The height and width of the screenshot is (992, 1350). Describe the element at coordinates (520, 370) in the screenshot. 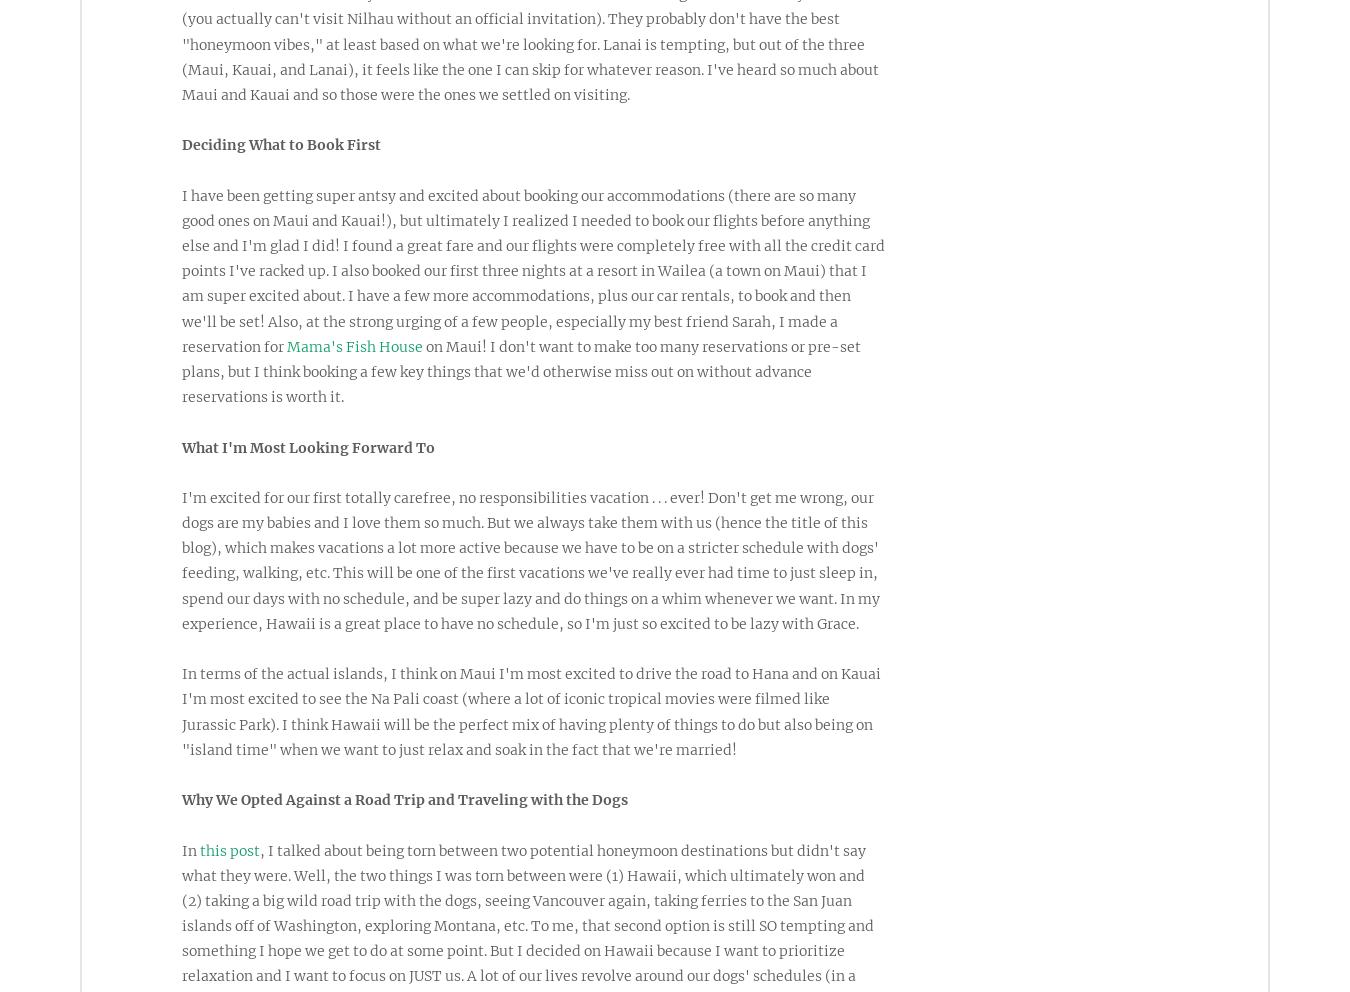

I see `'on Maui! I don't want to make too many reservations or pre-set plans, but I think booking a few key things that we'd otherwise miss out on without advance reservations is worth it.'` at that location.